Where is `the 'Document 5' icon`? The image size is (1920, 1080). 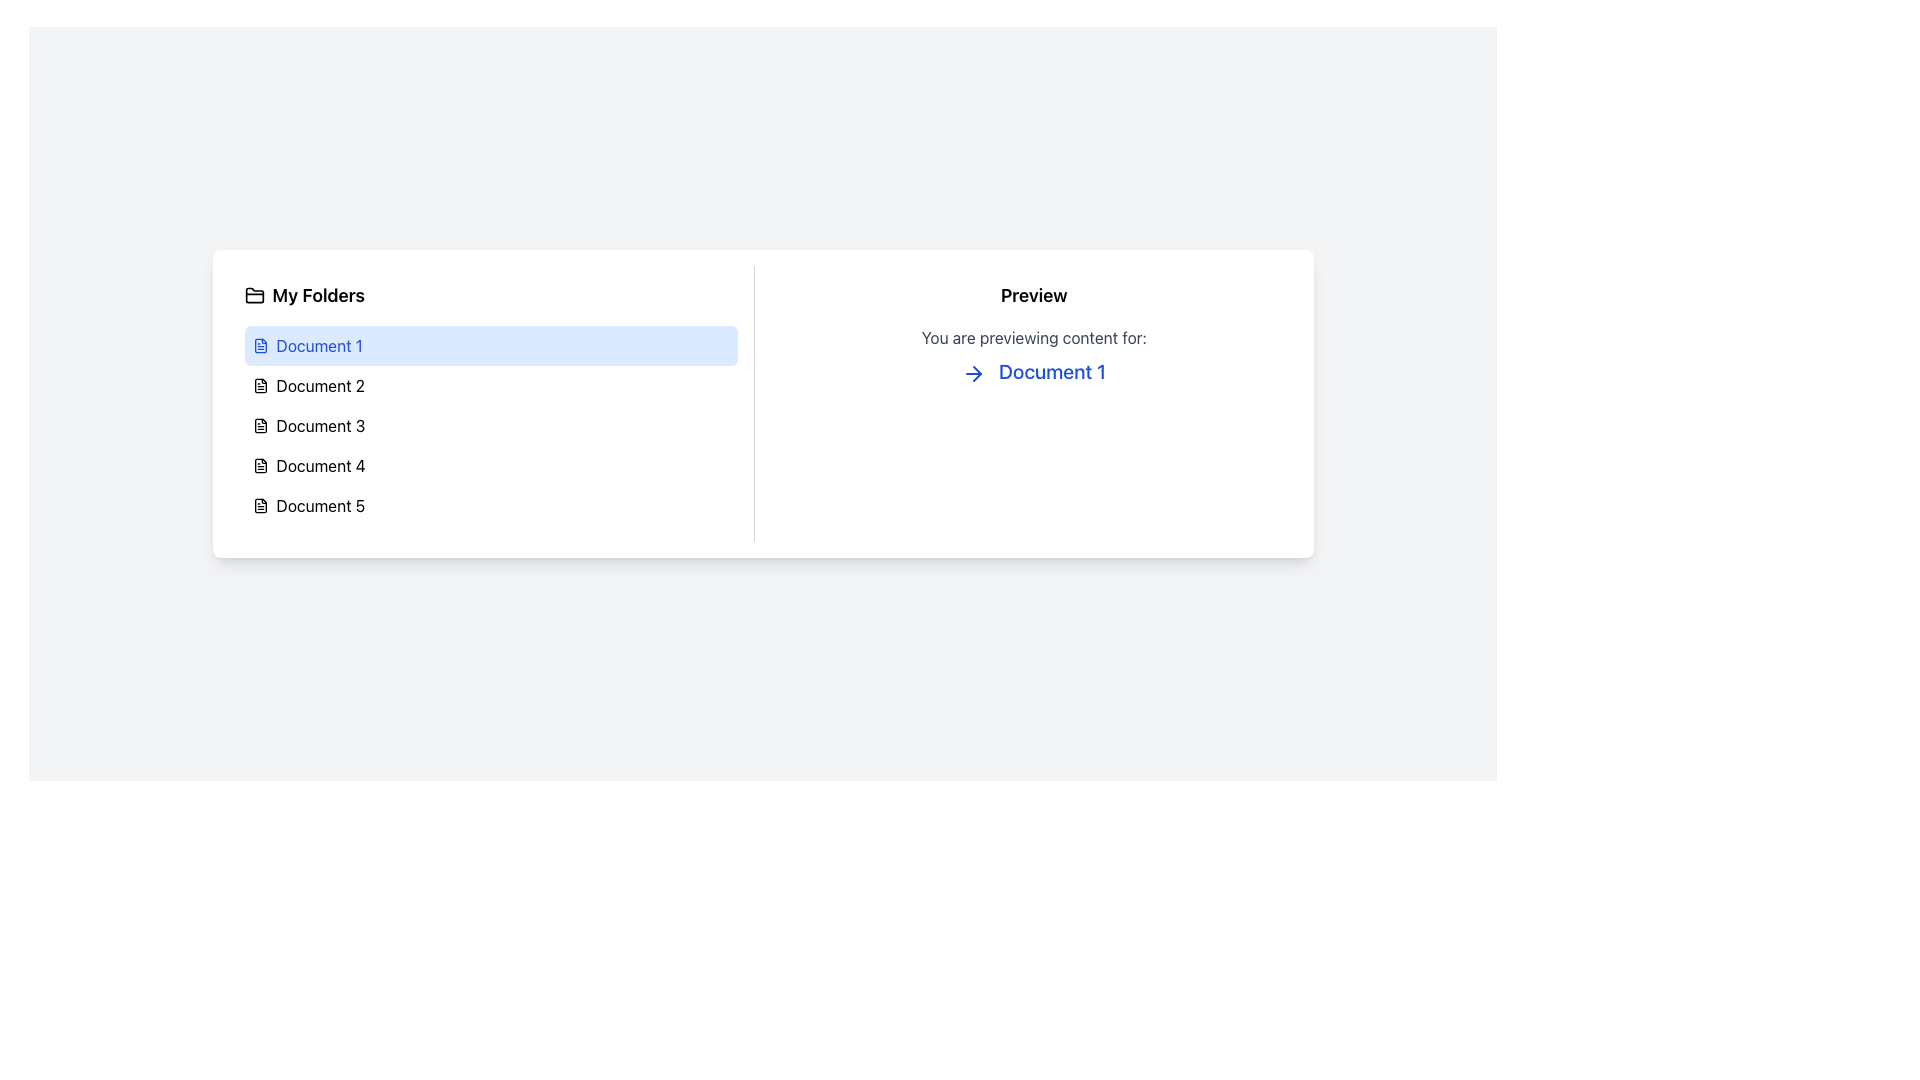 the 'Document 5' icon is located at coordinates (259, 504).